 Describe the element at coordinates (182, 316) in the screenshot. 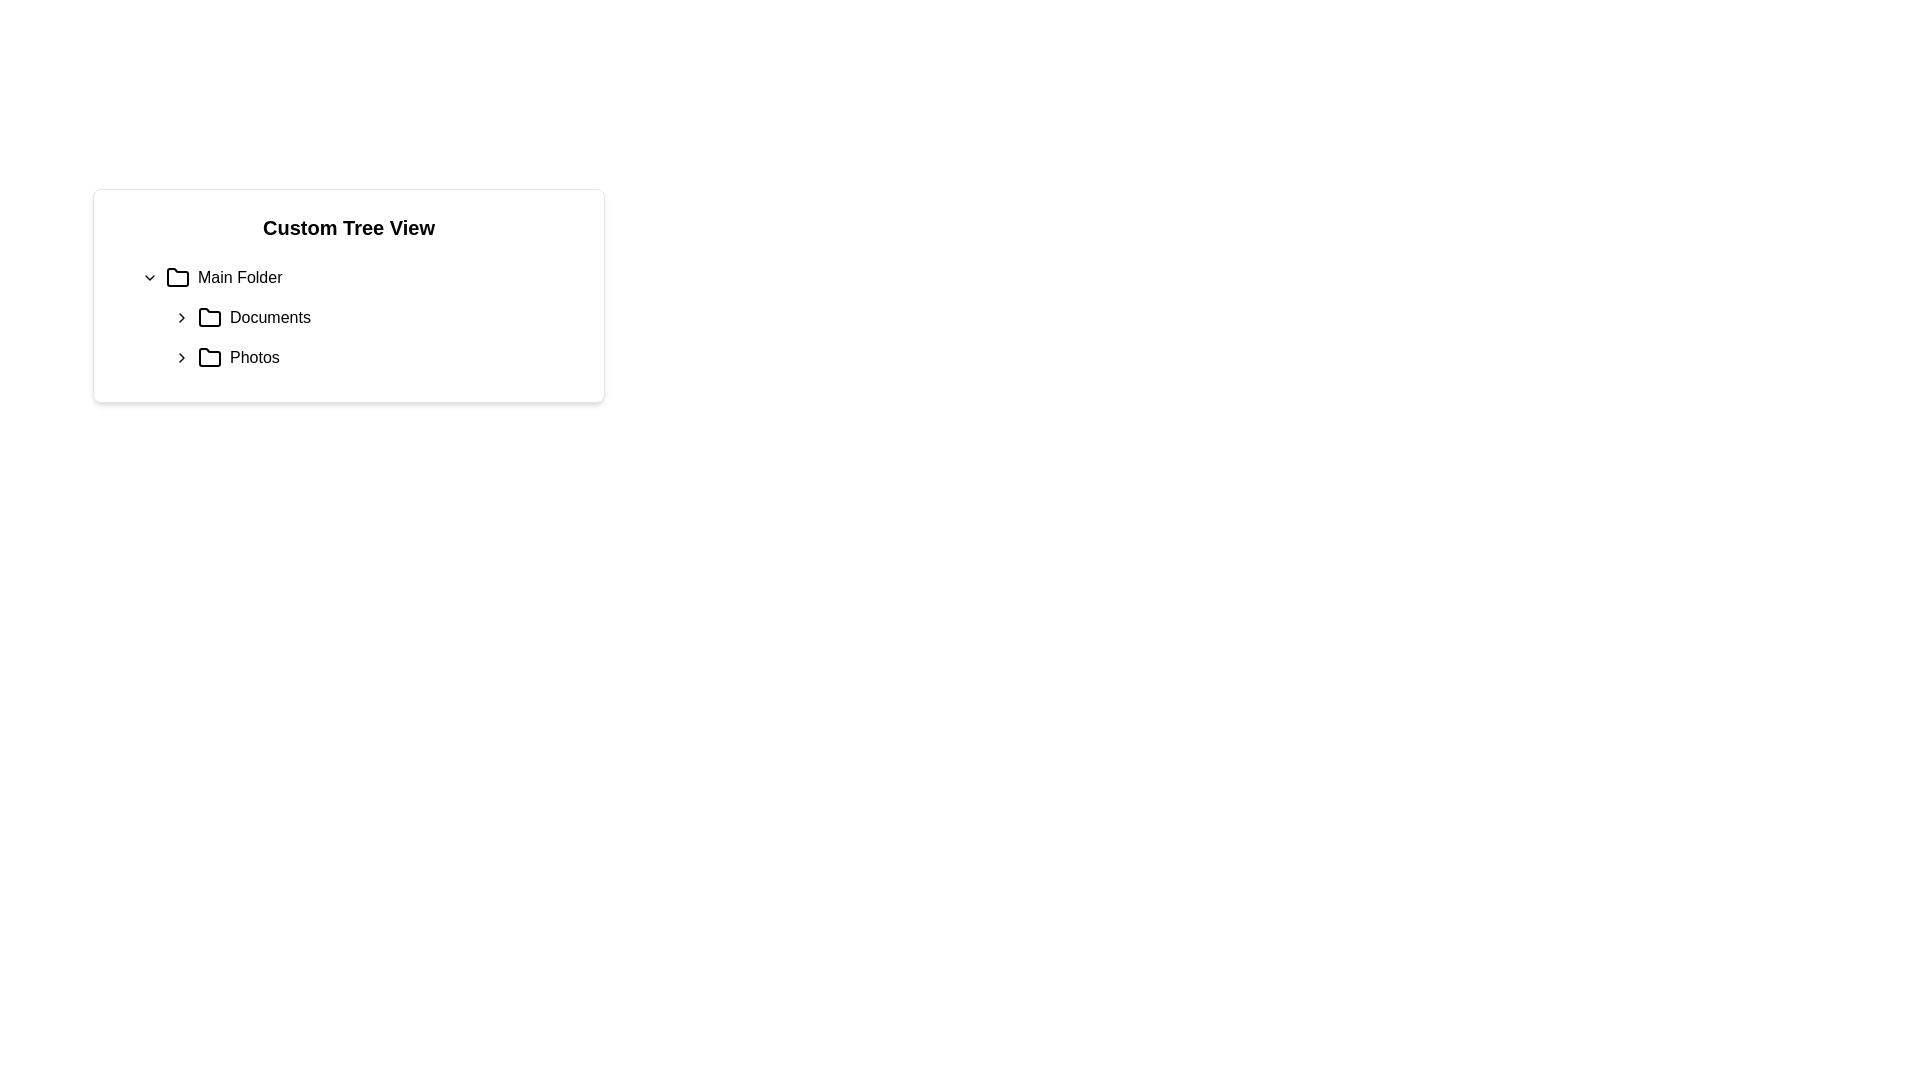

I see `the chevron button located to the left of the 'Documents' entry` at that location.